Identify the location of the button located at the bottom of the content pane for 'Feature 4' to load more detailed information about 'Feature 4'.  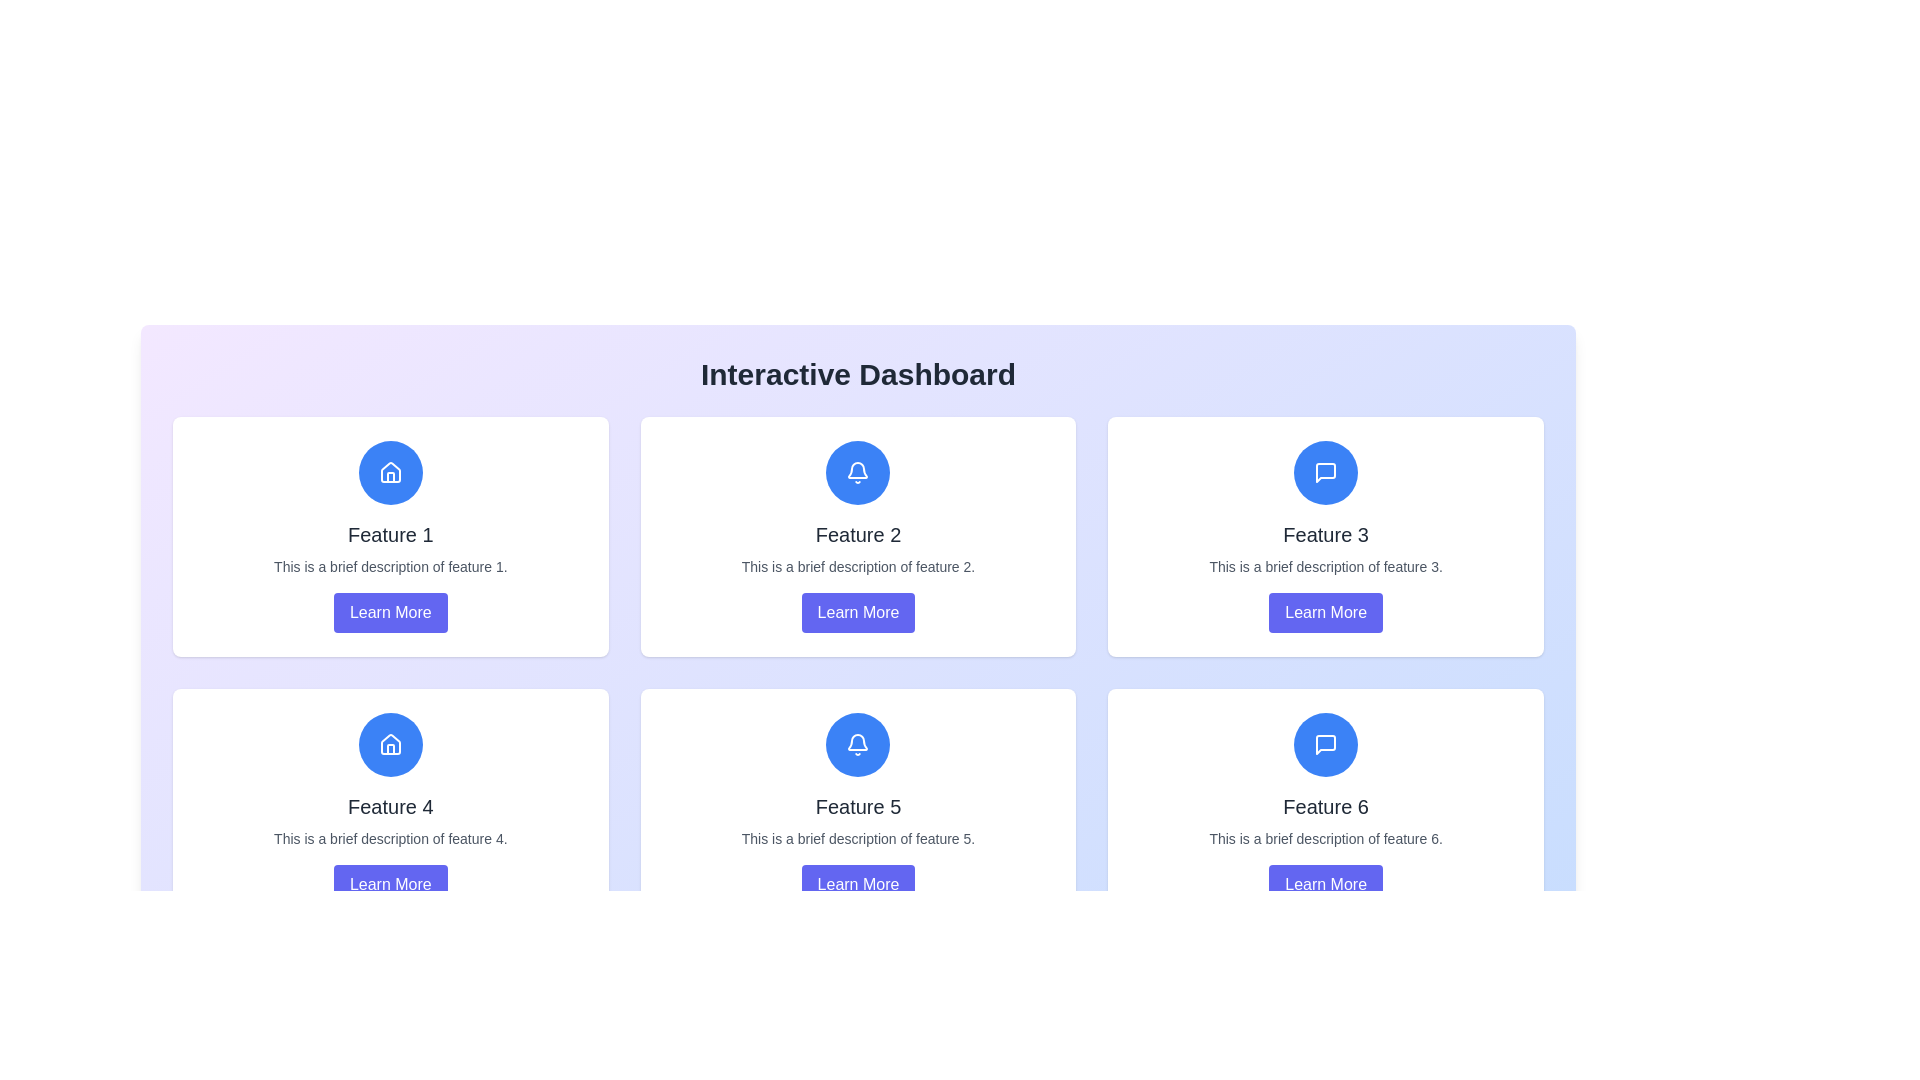
(390, 883).